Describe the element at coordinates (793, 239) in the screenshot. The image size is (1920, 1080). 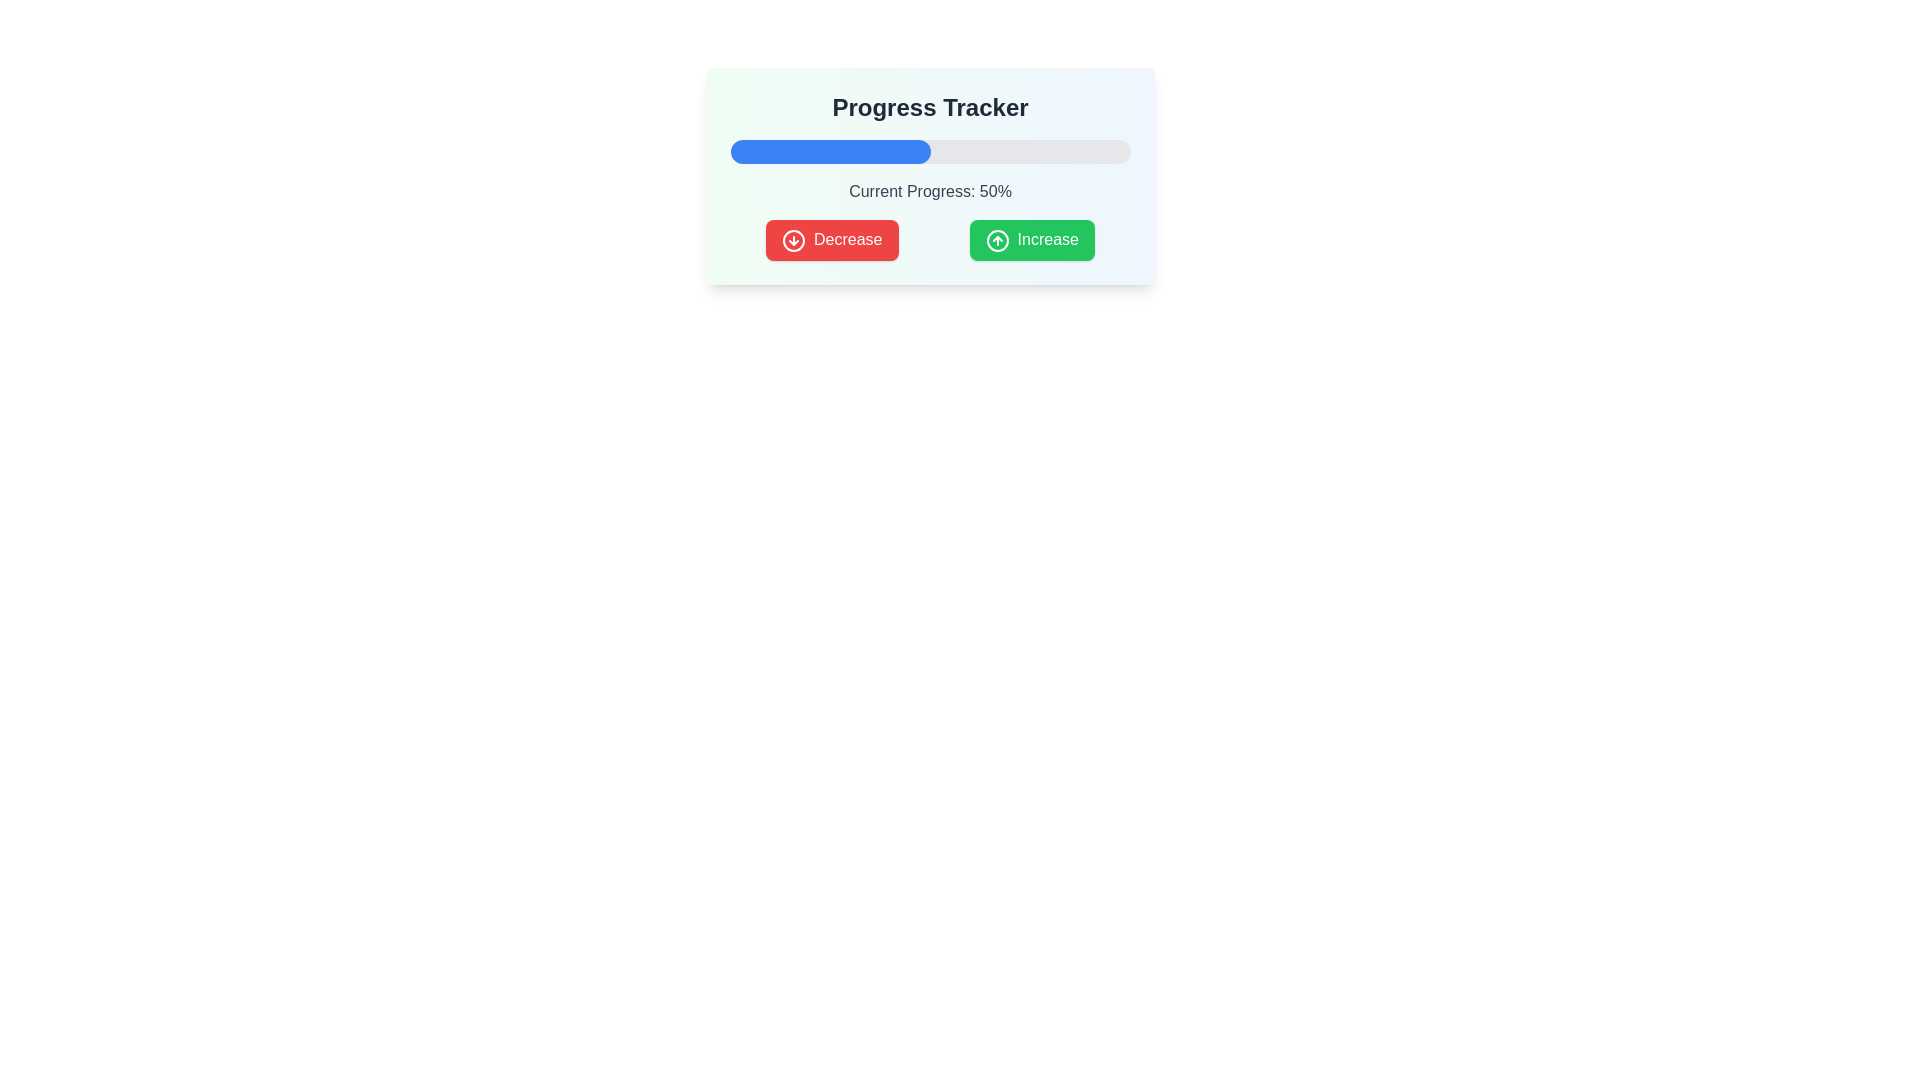
I see `the decorative circular vector graphic that is part of a diagram, located to the left of the 'Decrease' button` at that location.